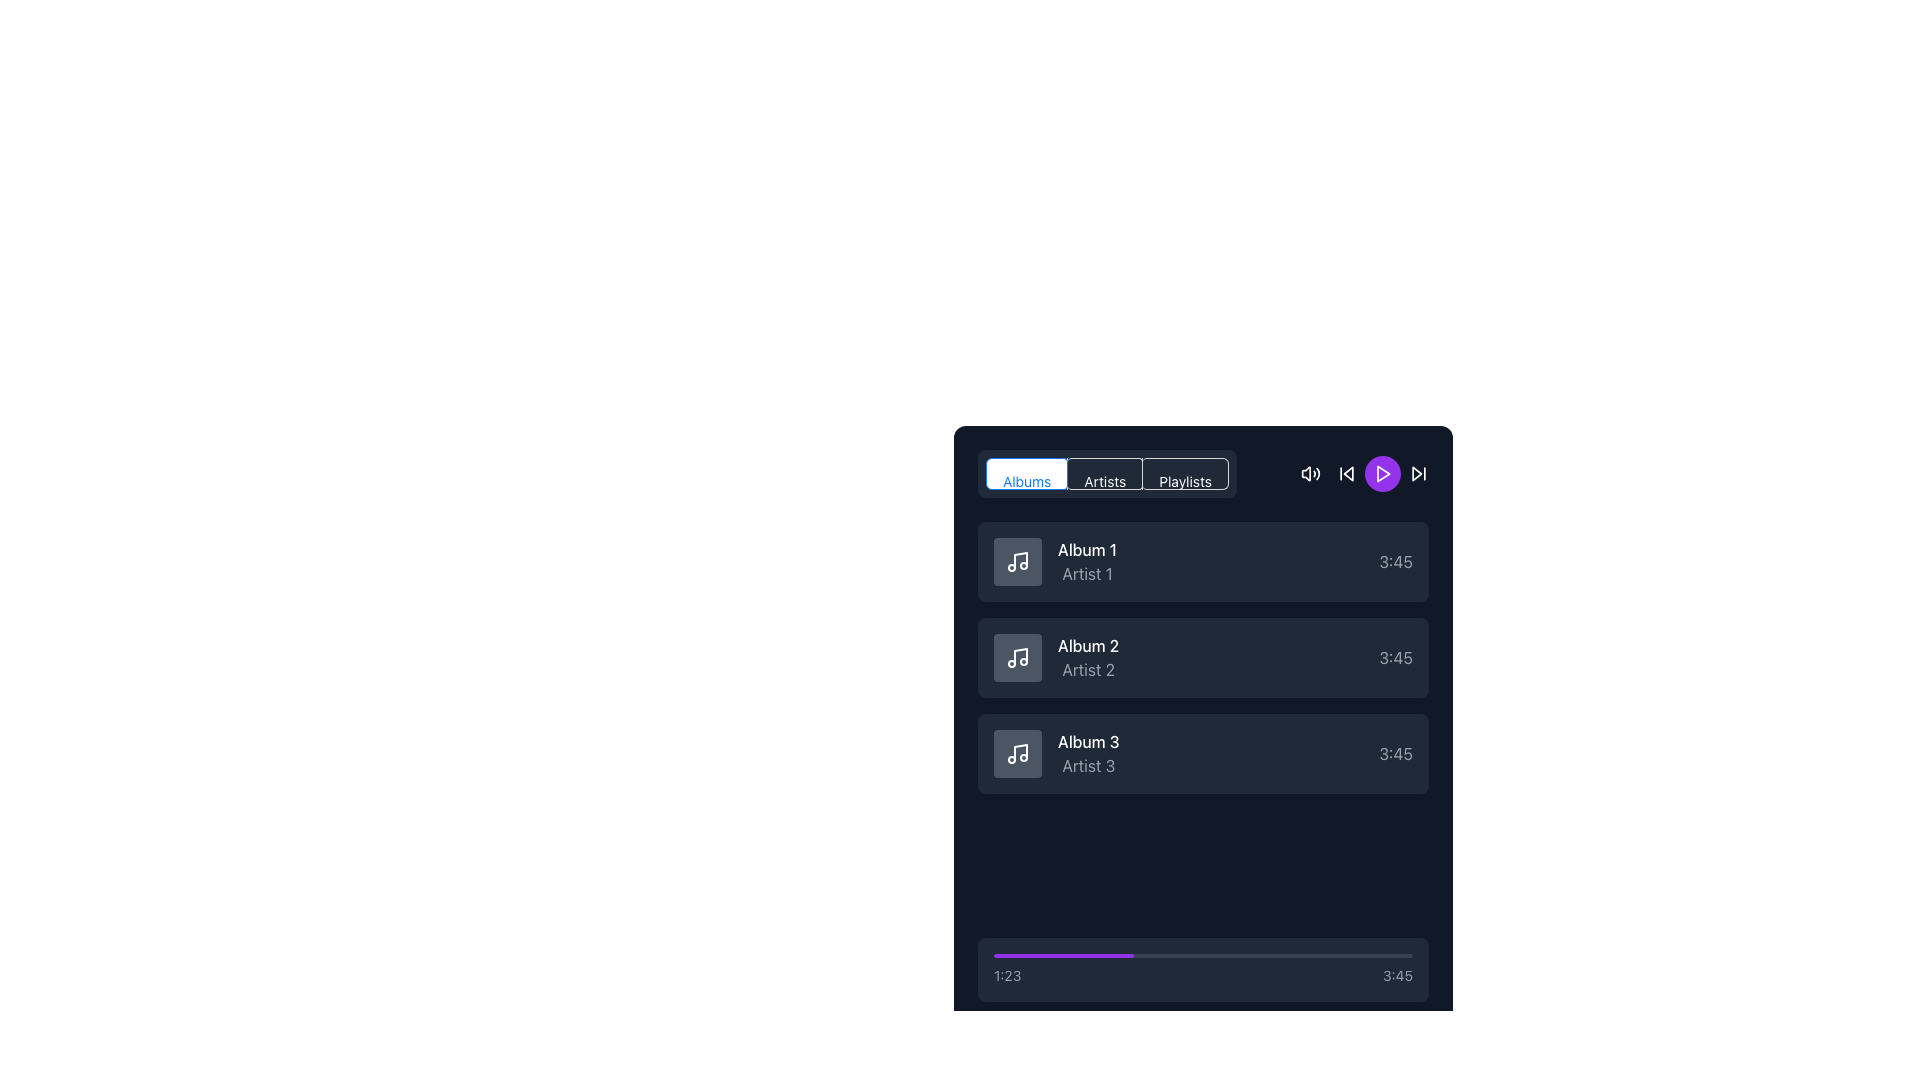 This screenshot has width=1920, height=1080. What do you see at coordinates (1050, 955) in the screenshot?
I see `playback position` at bounding box center [1050, 955].